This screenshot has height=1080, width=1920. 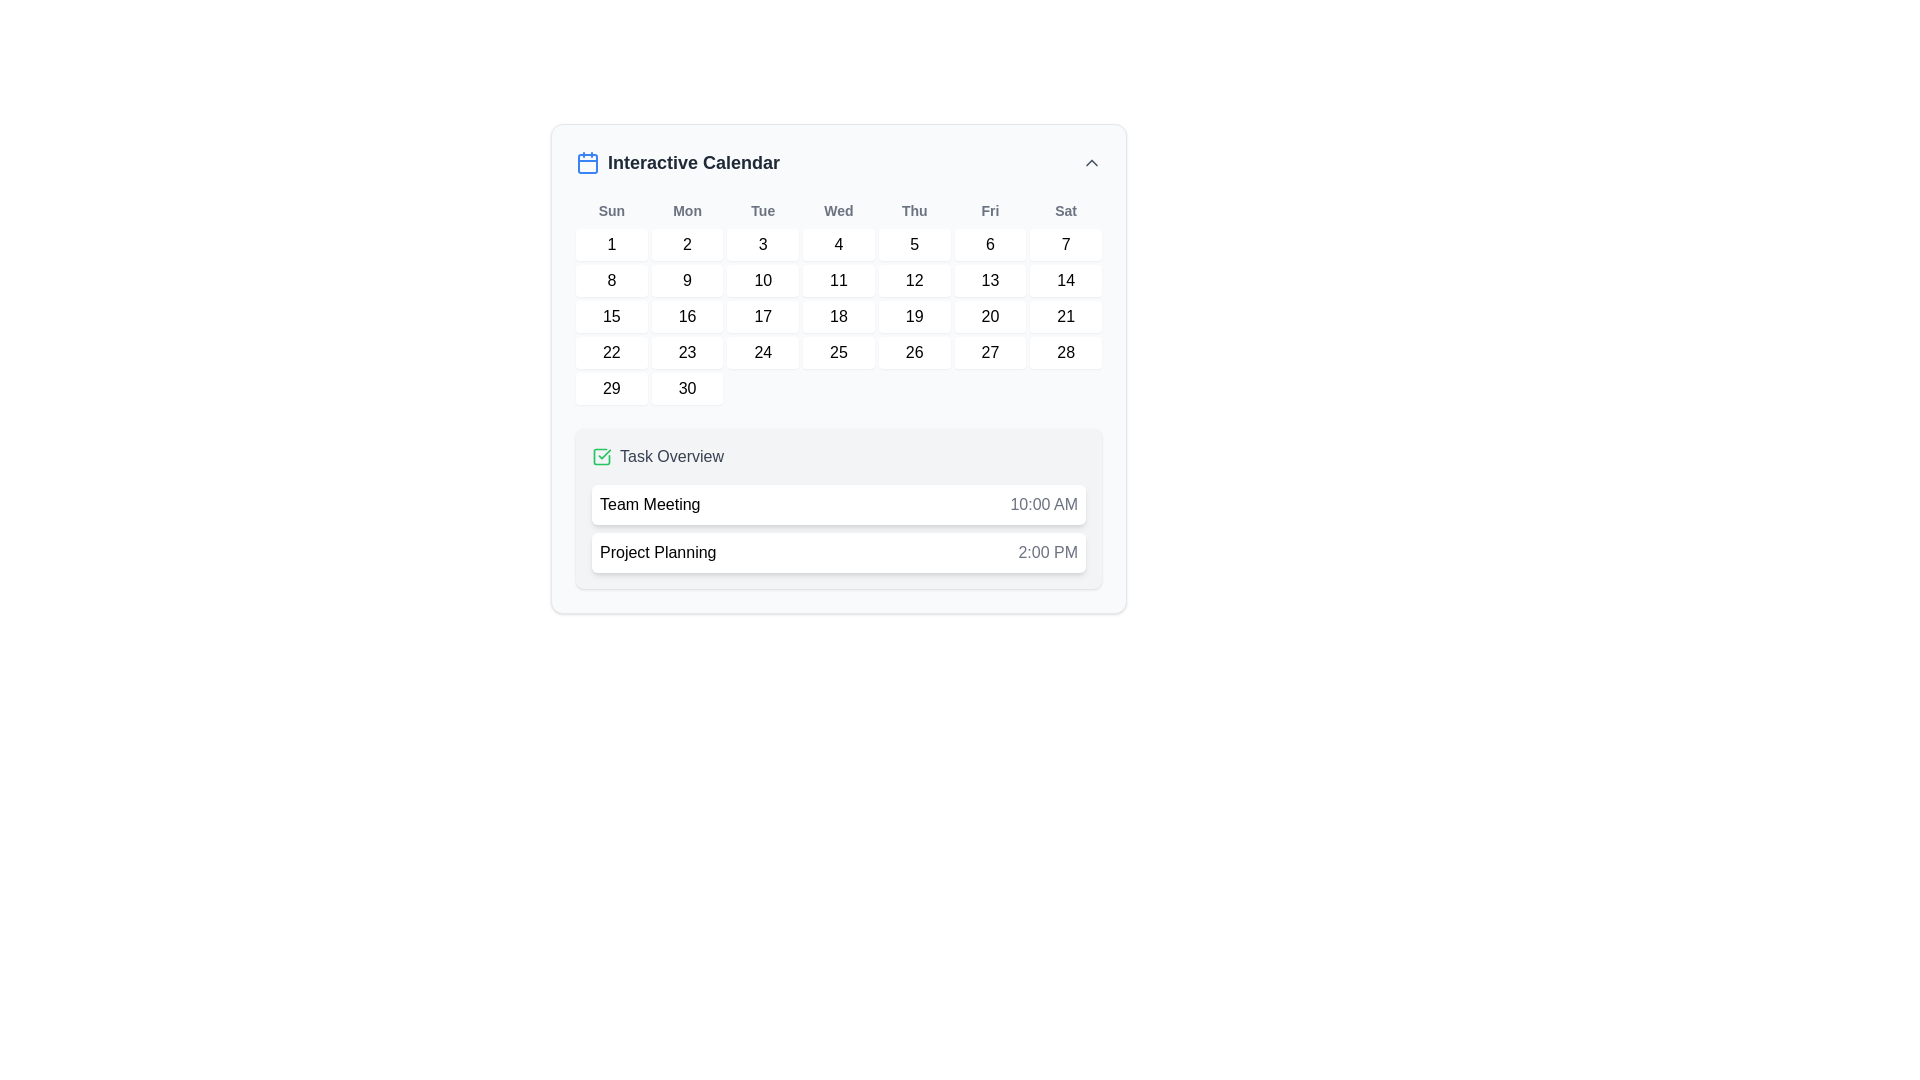 What do you see at coordinates (990, 281) in the screenshot?
I see `the interactive calendar cell displaying the text '13' located` at bounding box center [990, 281].